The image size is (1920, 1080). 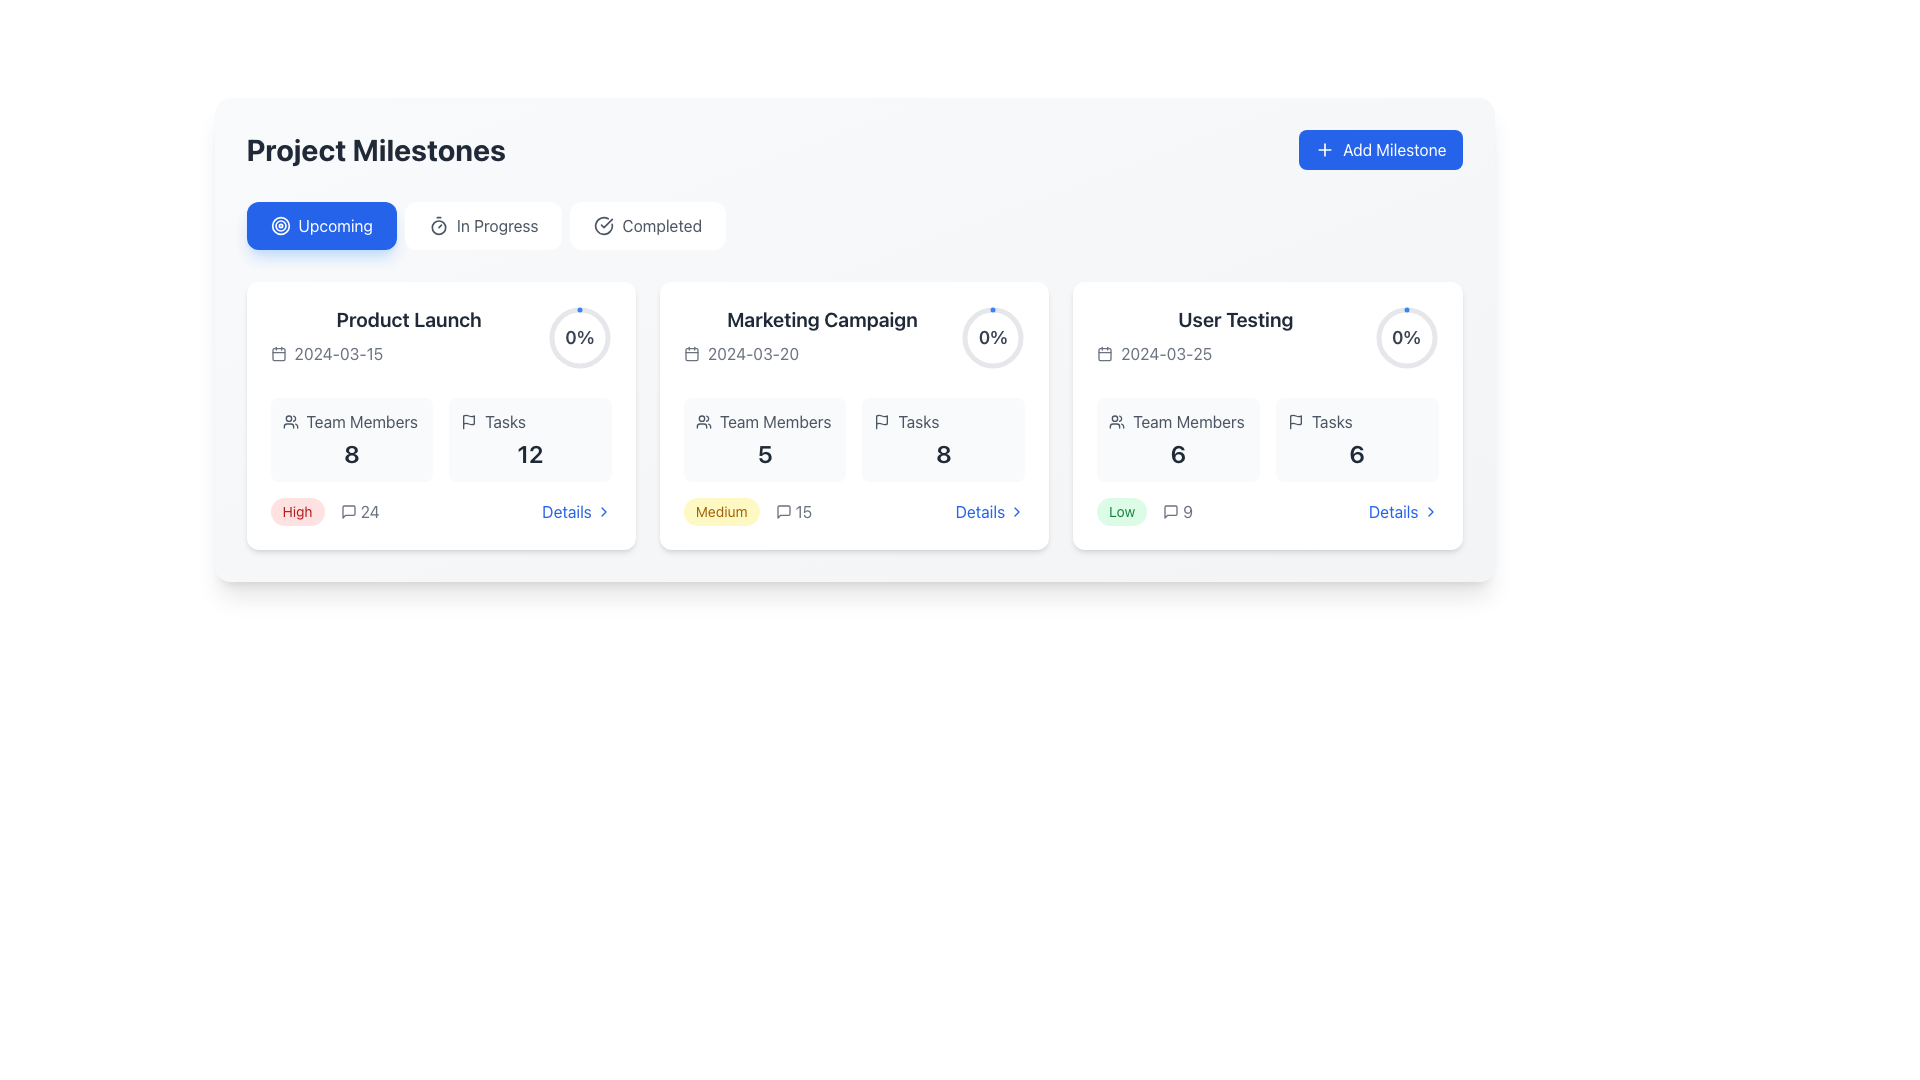 I want to click on the small gray calendar icon with rounded borders located next to the date '2024-03-25' within the 'User Testing' milestone card, so click(x=1104, y=353).